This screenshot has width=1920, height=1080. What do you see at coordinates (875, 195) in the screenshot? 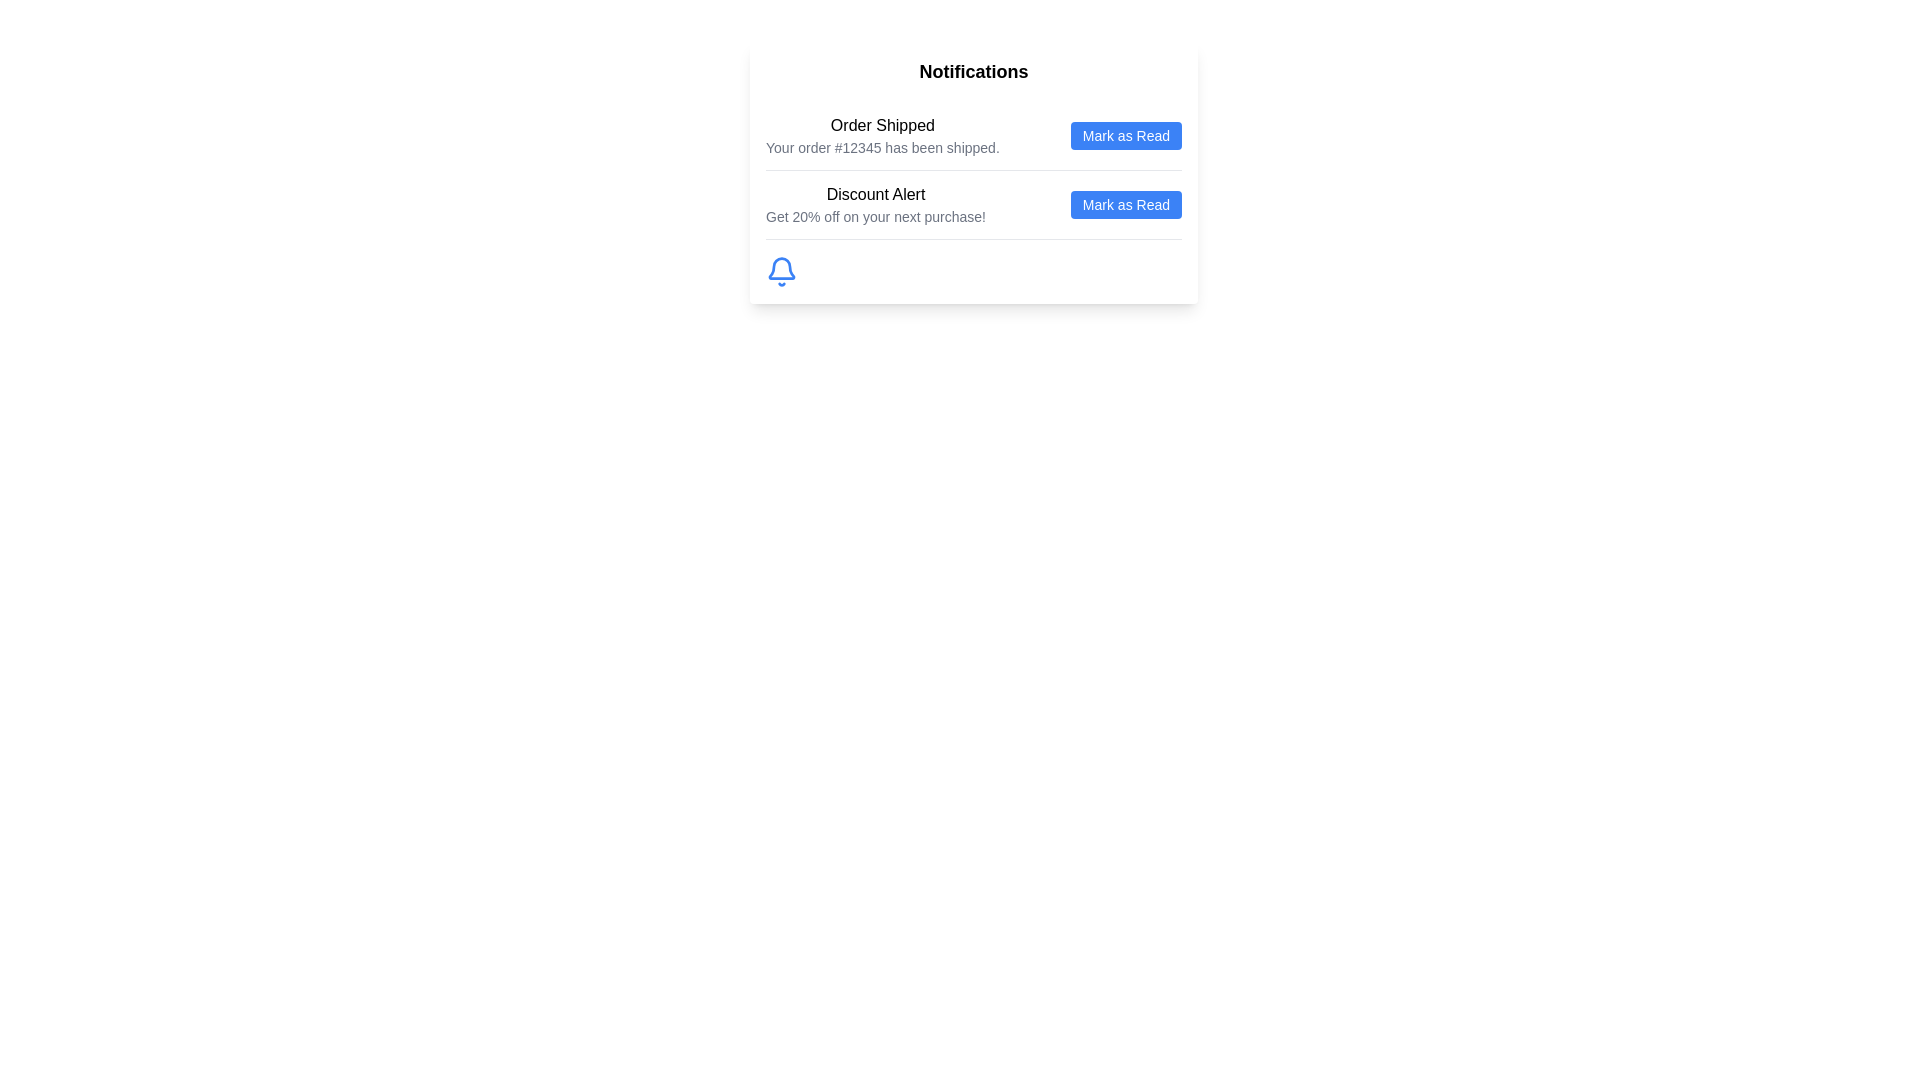
I see `the 'Discount Alert' text label, which is a bold notification positioned within a notification card, located below the 'Order Shipped' notification` at bounding box center [875, 195].